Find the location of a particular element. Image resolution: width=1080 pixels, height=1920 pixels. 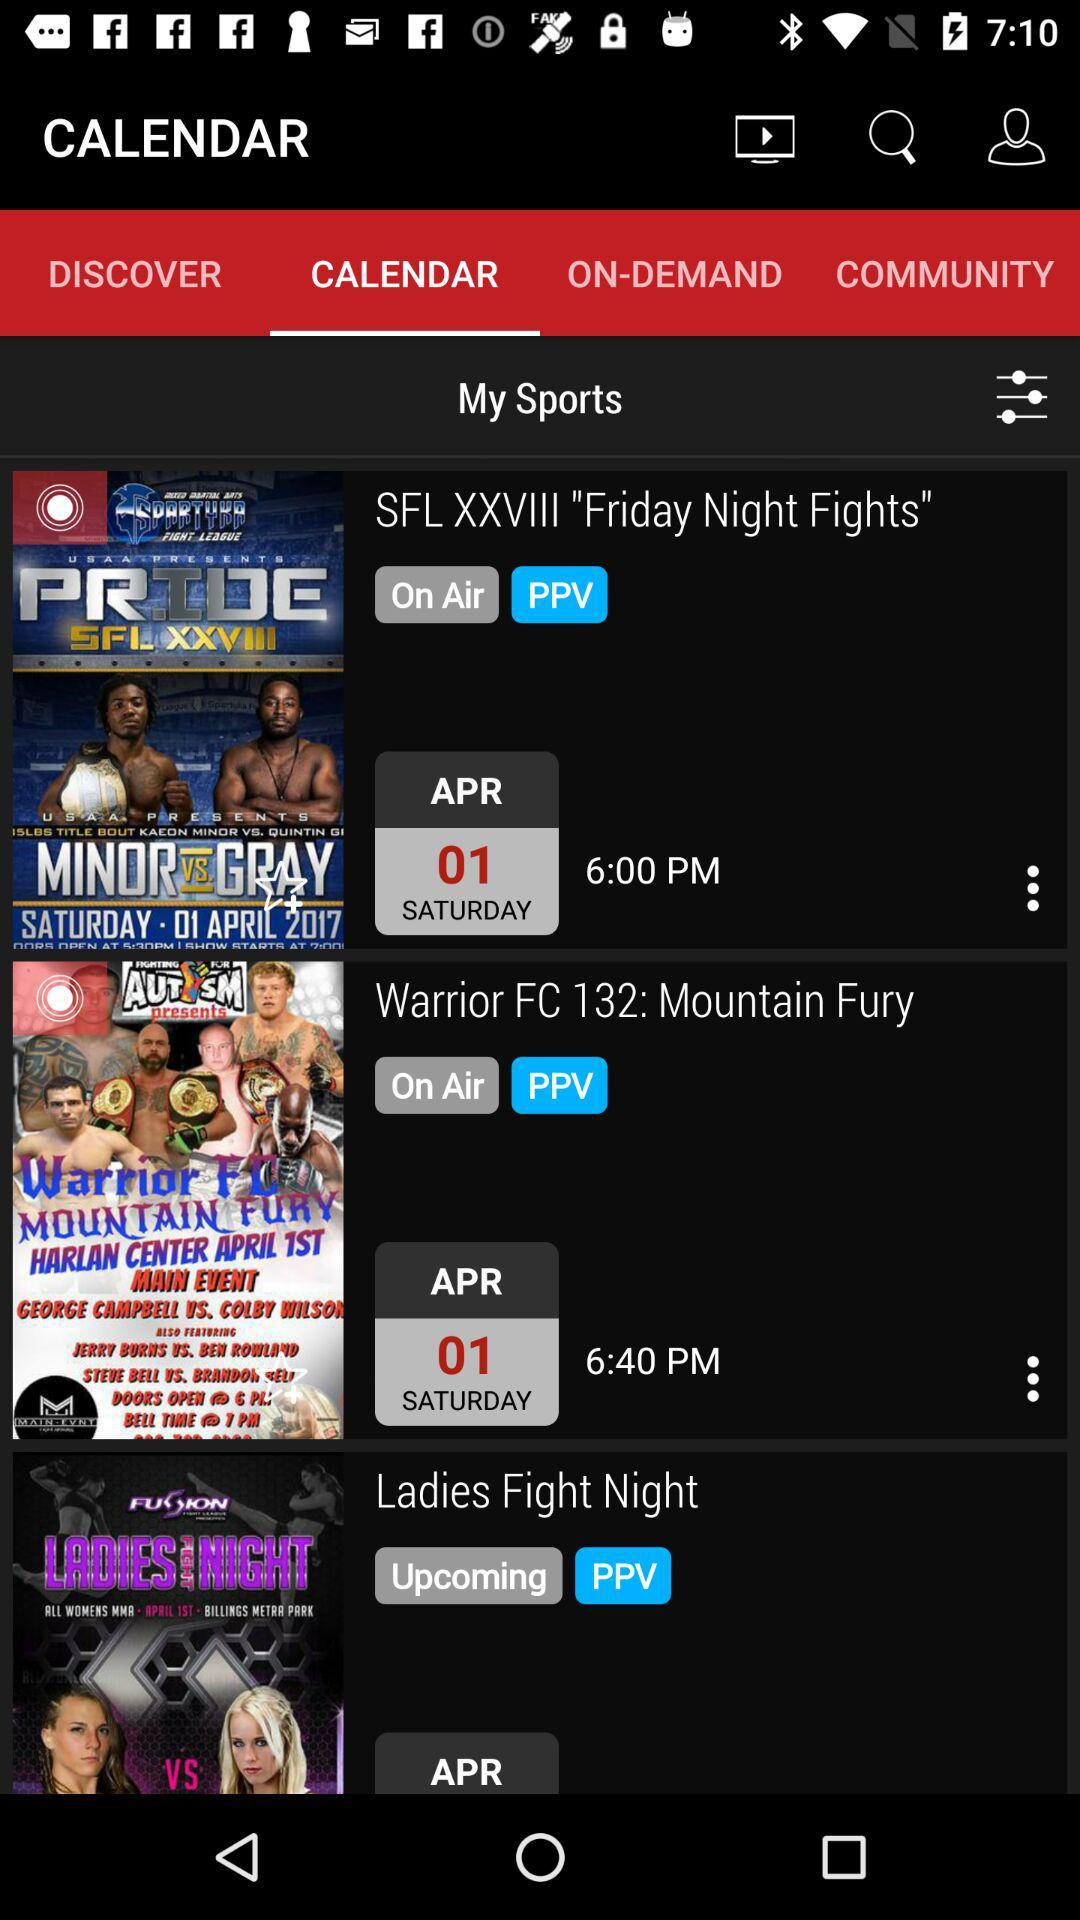

warrior fc 132 is located at coordinates (713, 1002).